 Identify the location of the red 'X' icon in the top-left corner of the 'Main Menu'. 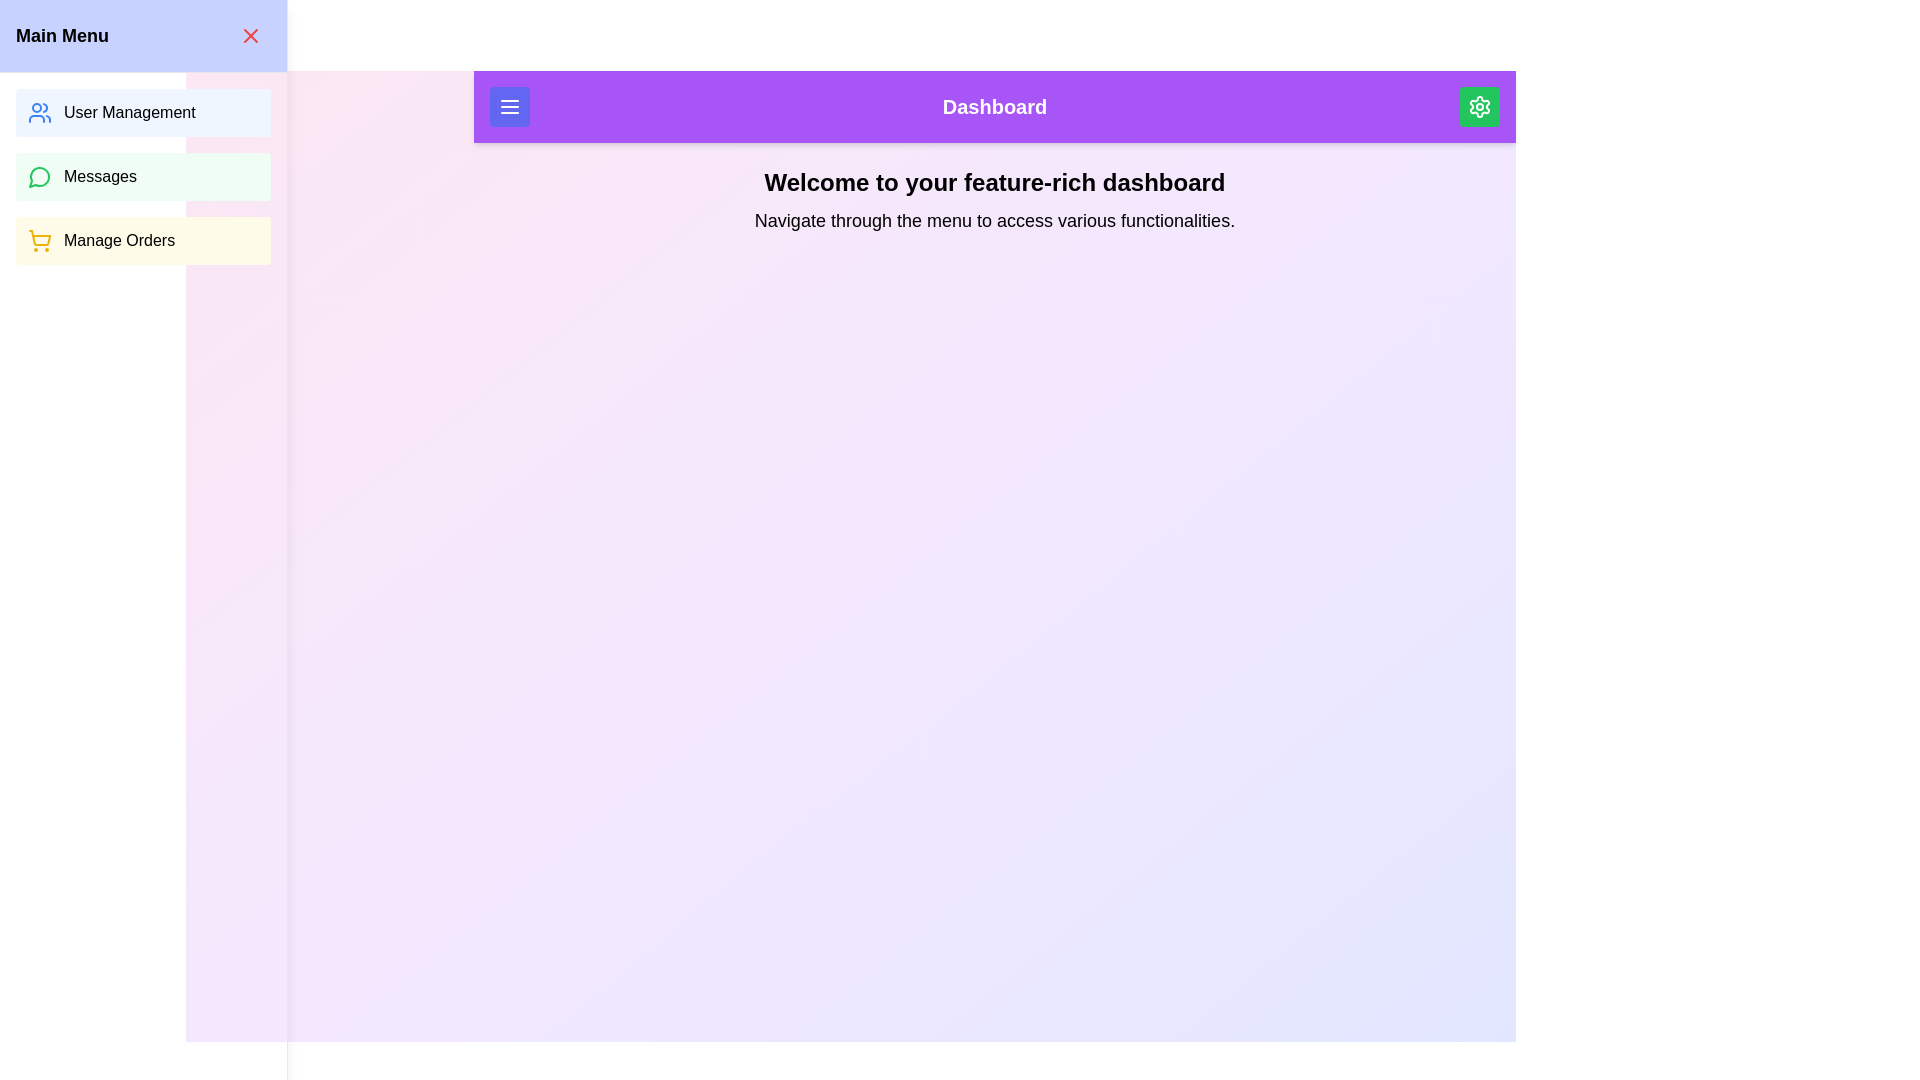
(249, 35).